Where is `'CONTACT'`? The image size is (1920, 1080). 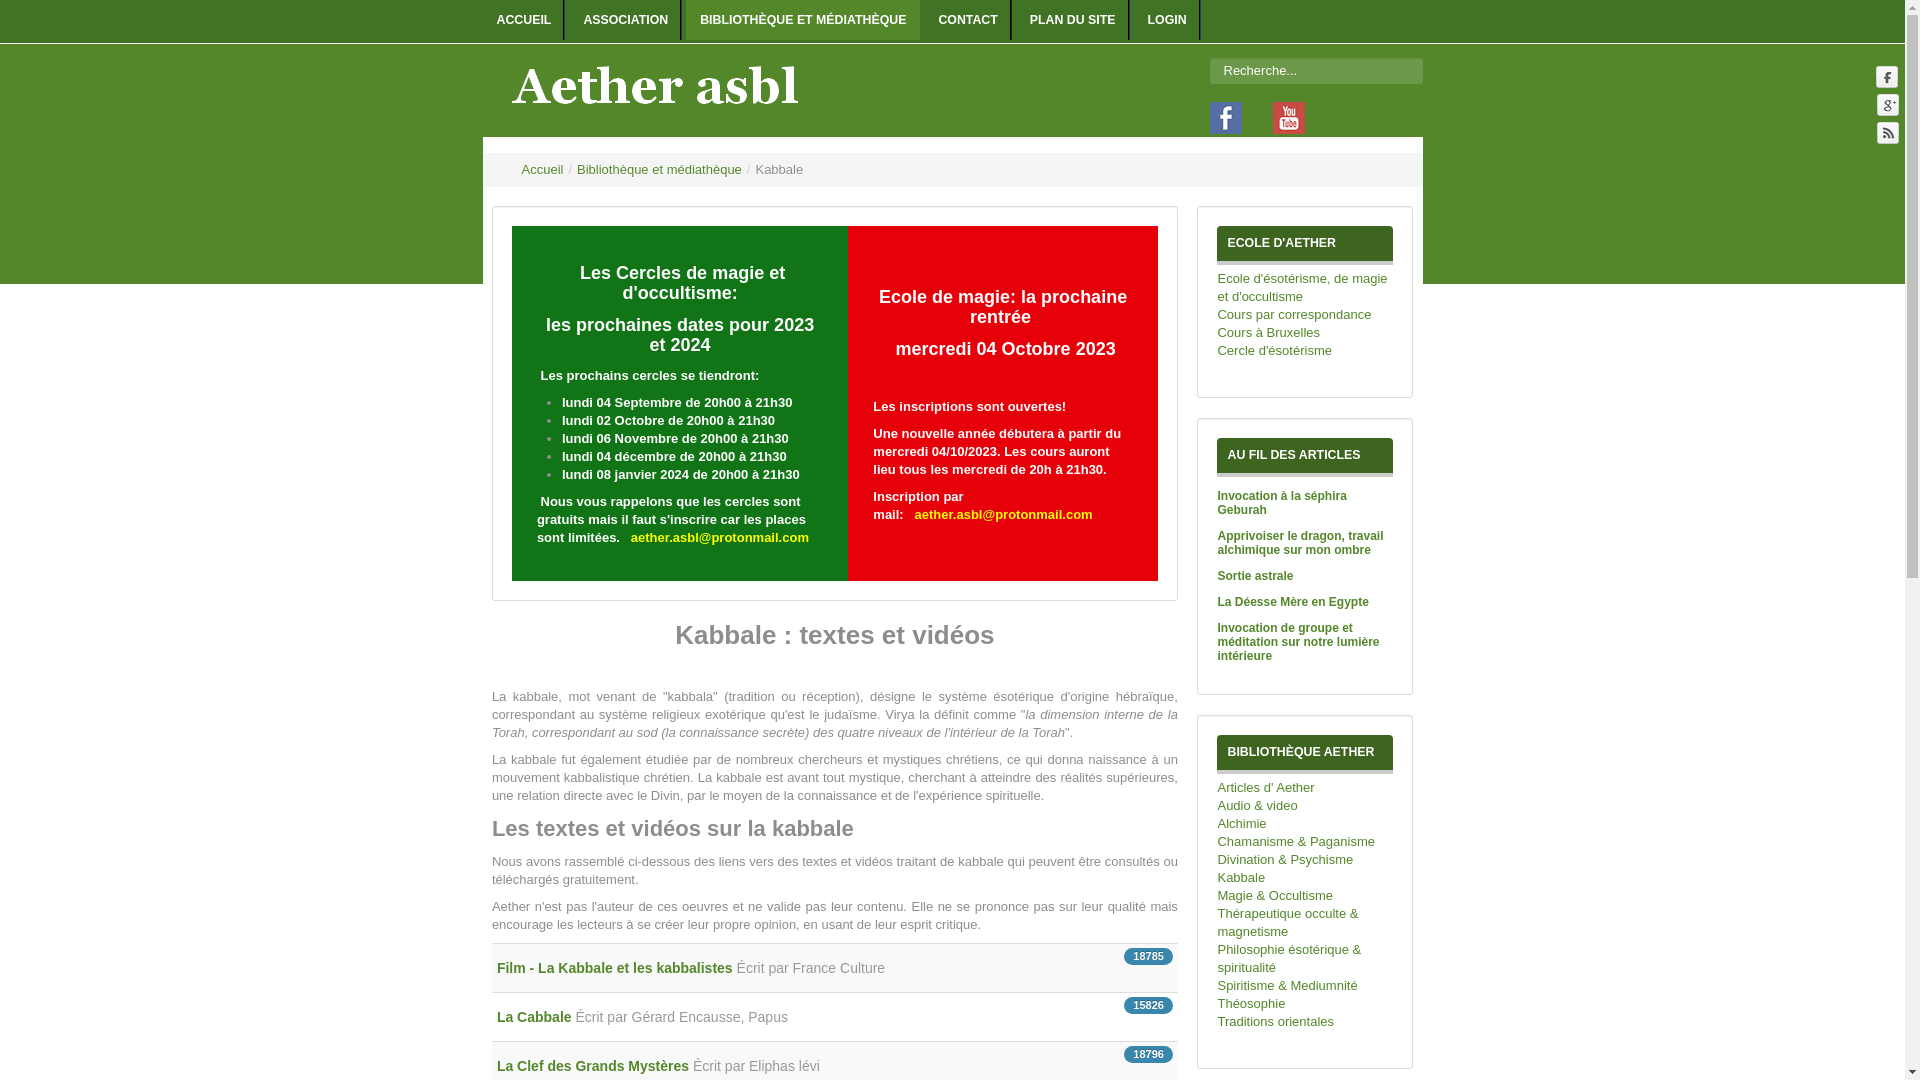 'CONTACT' is located at coordinates (967, 19).